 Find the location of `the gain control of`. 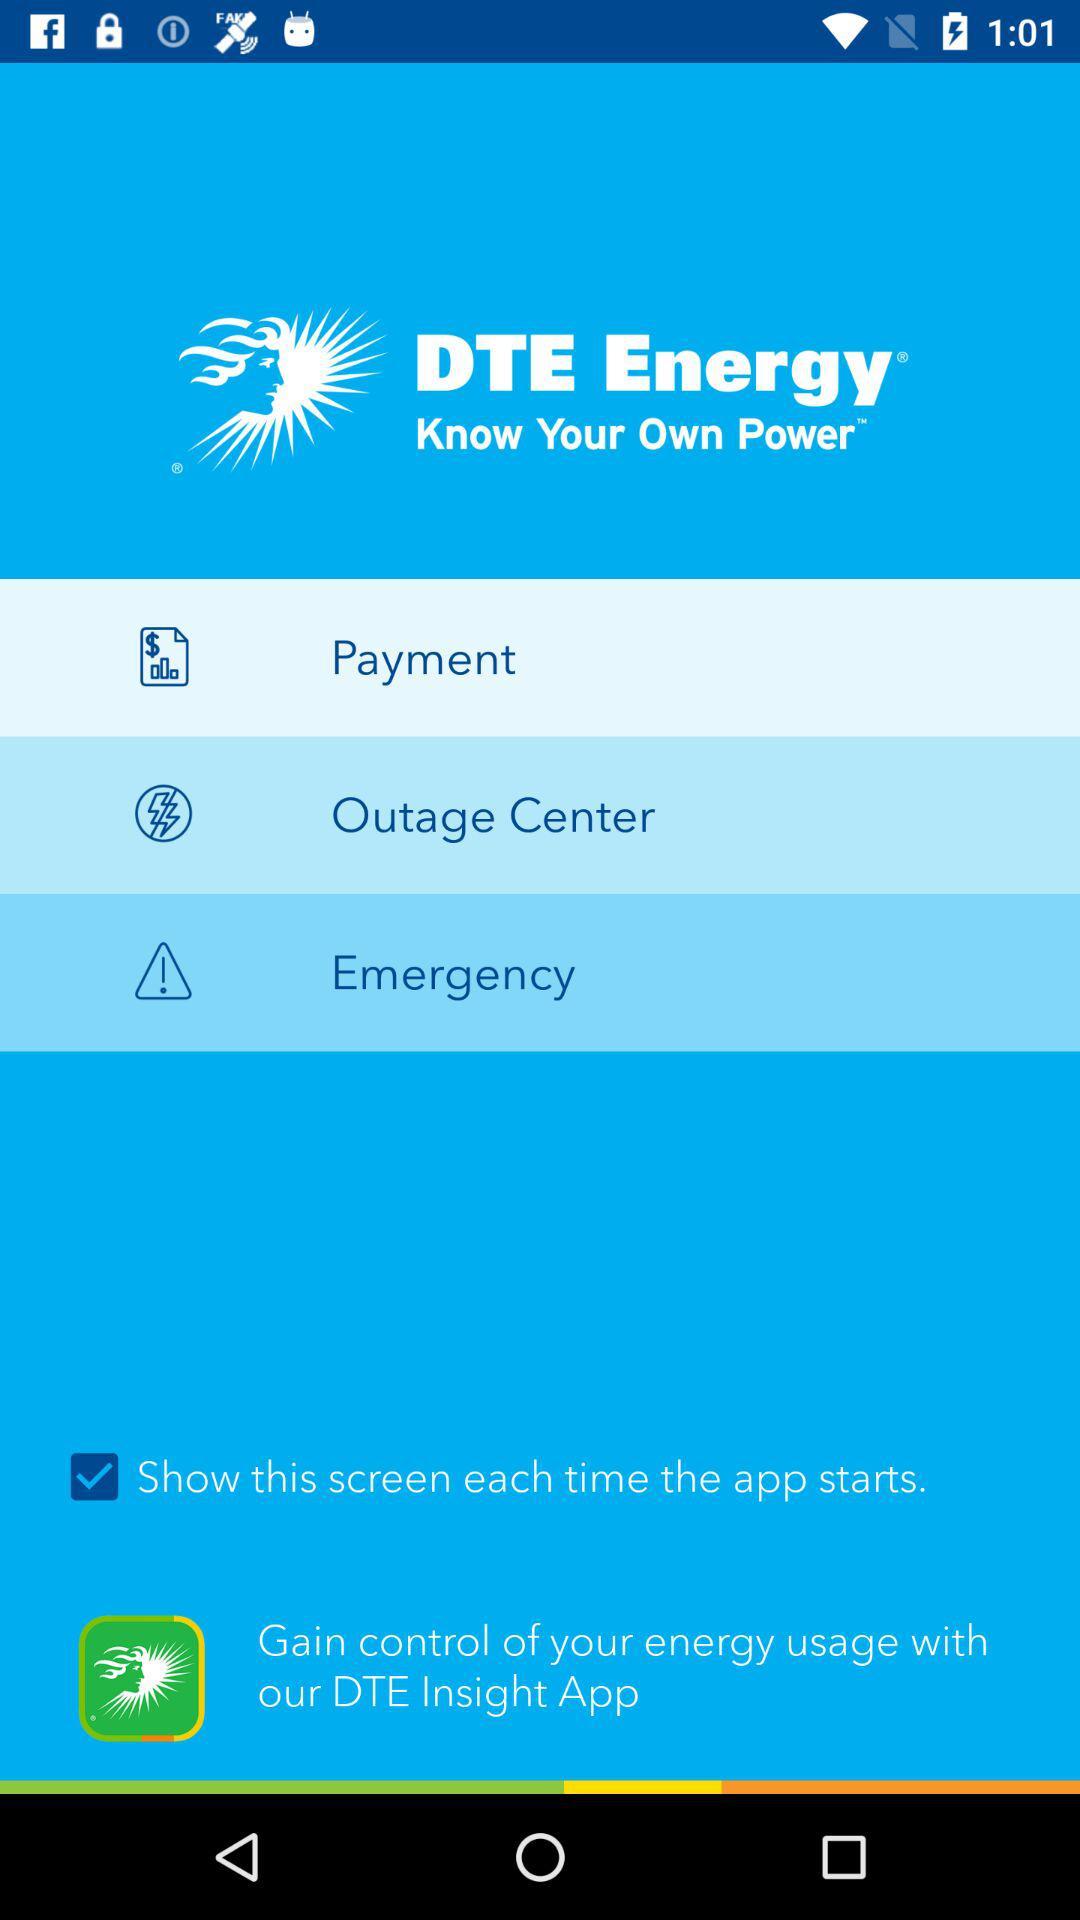

the gain control of is located at coordinates (540, 1690).